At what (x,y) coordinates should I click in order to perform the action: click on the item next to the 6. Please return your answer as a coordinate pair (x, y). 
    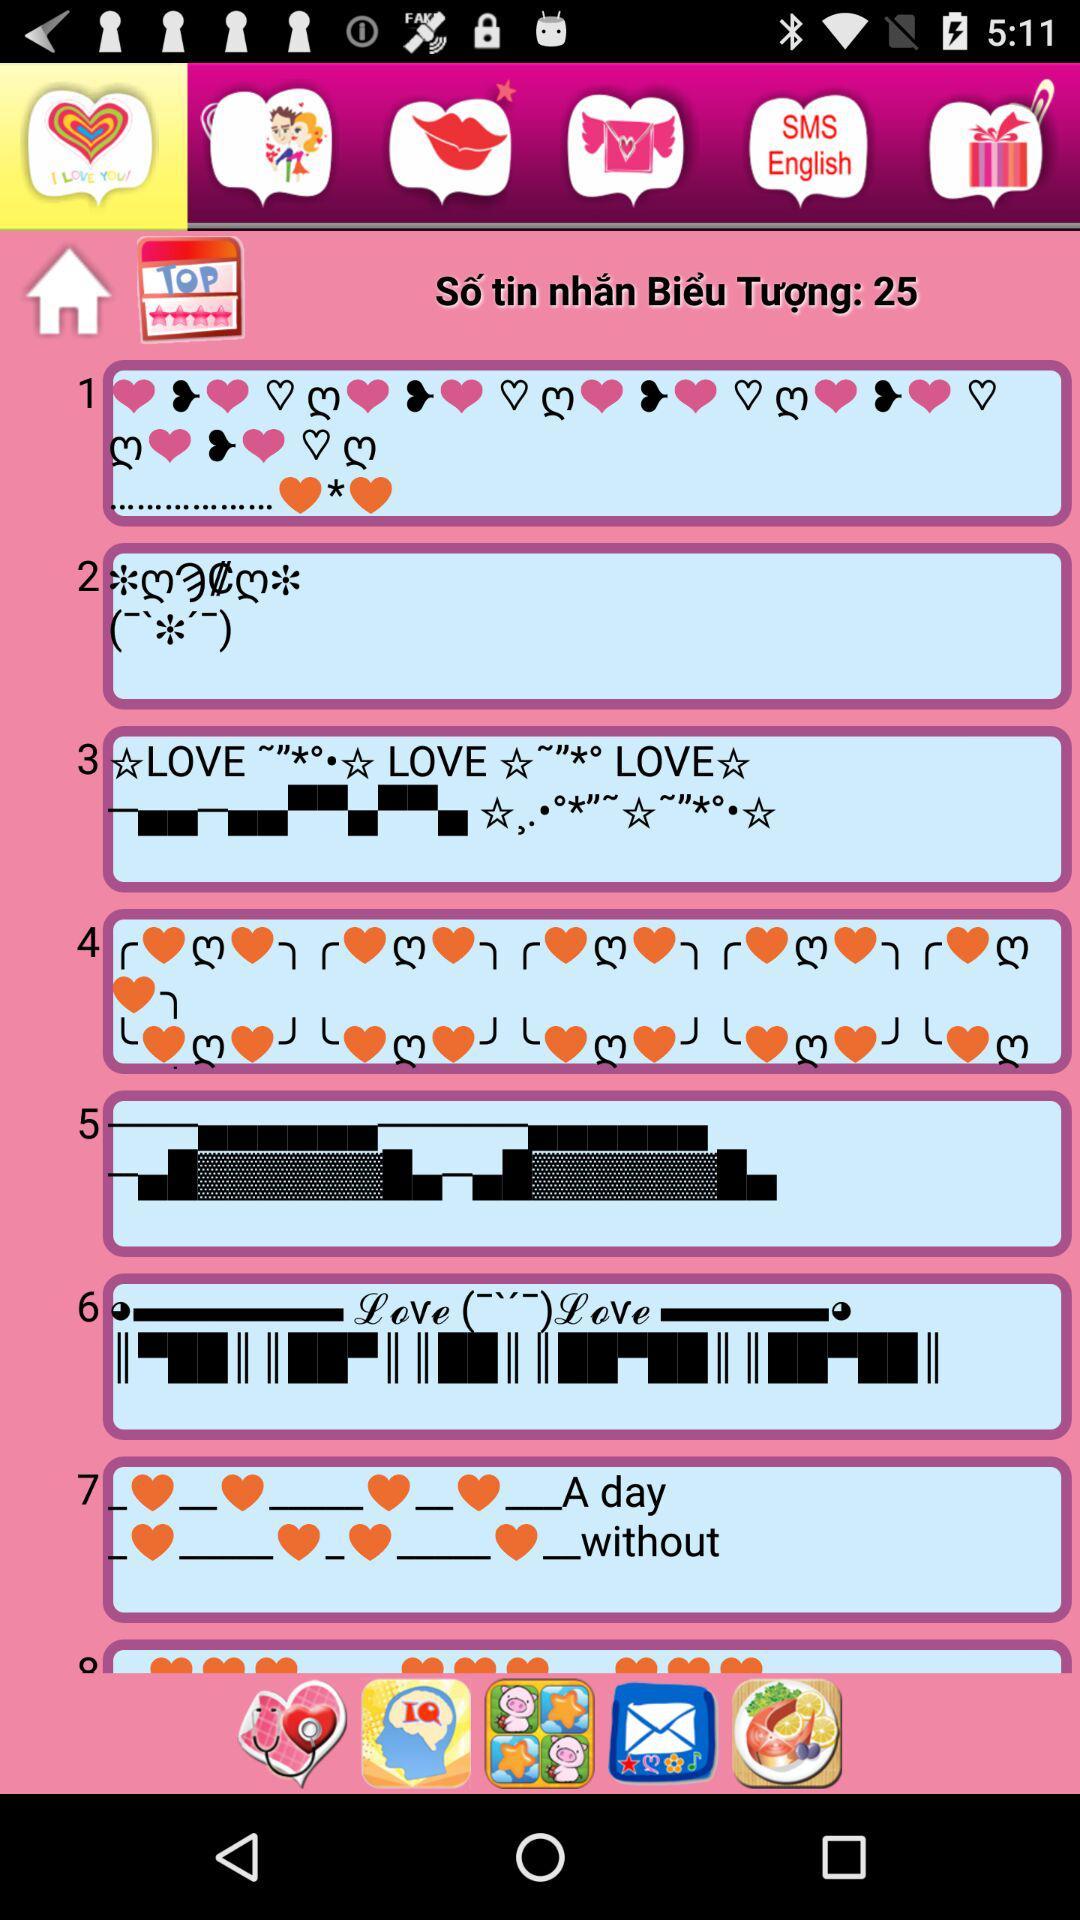
    Looking at the image, I should click on (586, 1356).